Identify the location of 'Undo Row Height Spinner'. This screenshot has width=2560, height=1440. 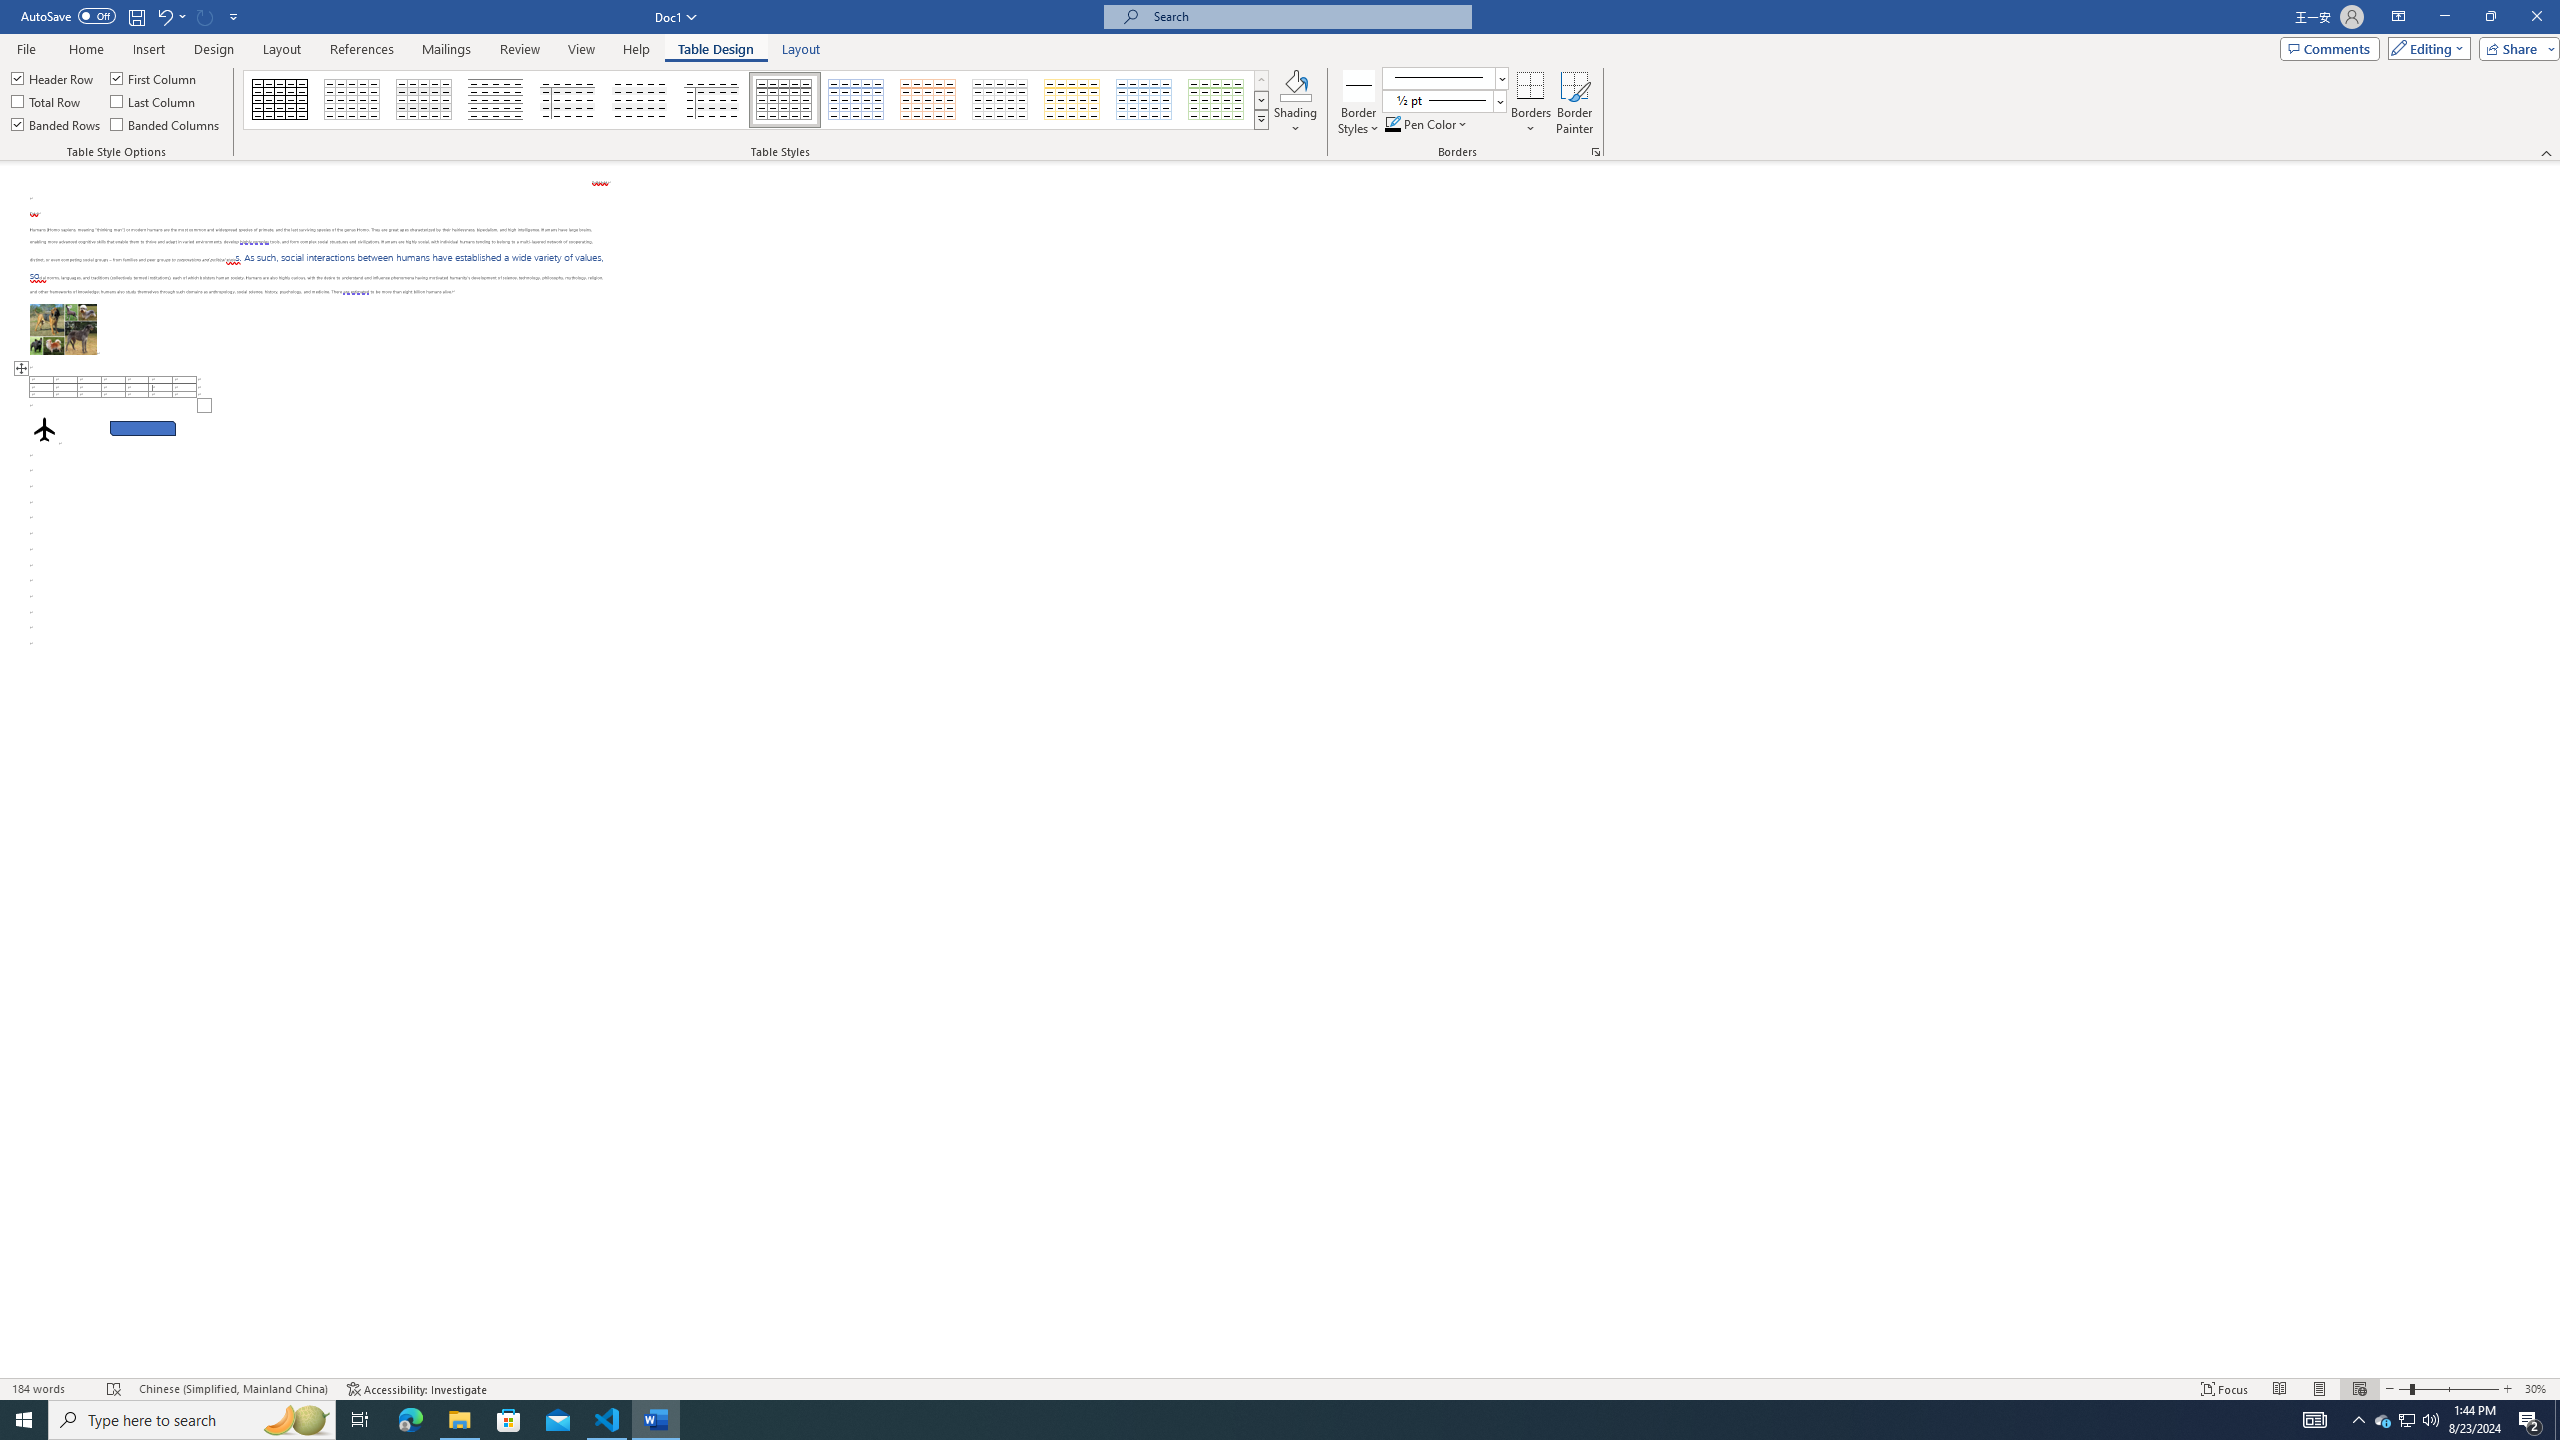
(163, 15).